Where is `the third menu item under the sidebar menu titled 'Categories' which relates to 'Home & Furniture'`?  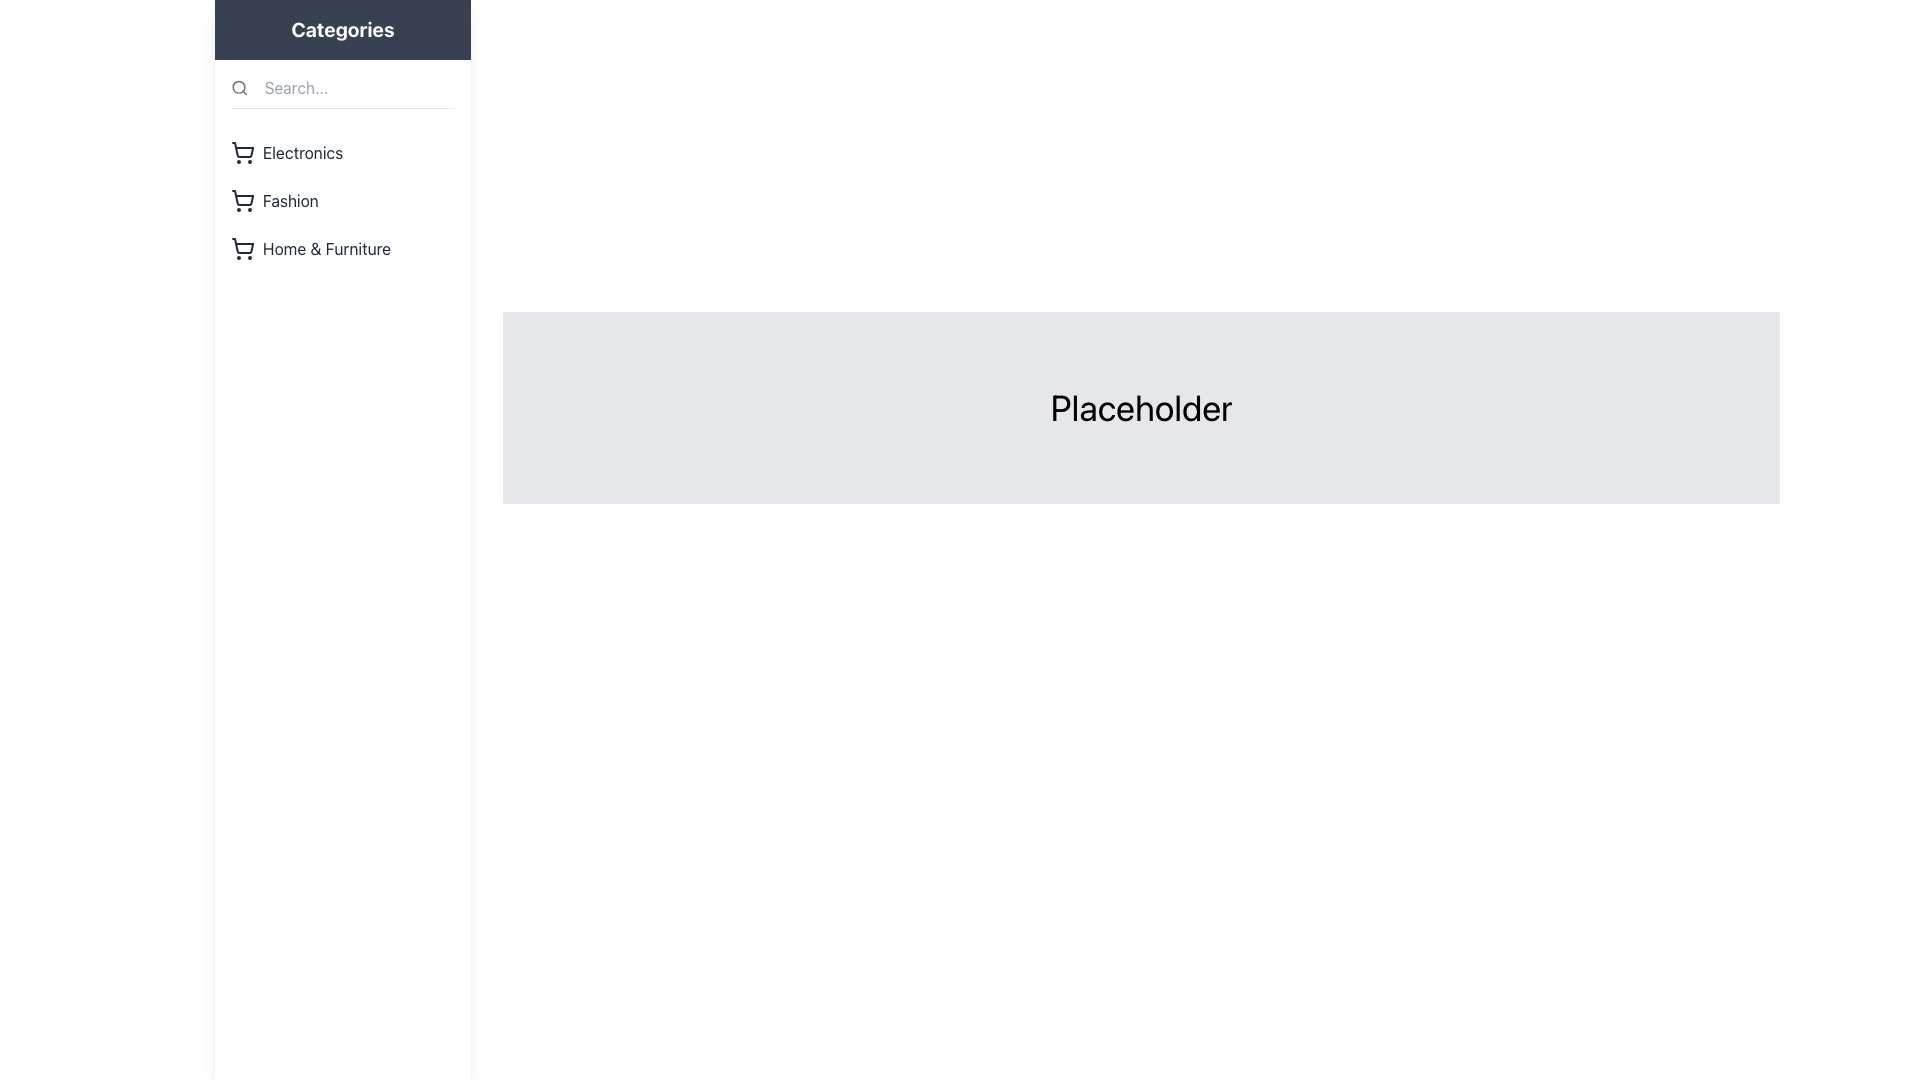 the third menu item under the sidebar menu titled 'Categories' which relates to 'Home & Furniture' is located at coordinates (342, 248).